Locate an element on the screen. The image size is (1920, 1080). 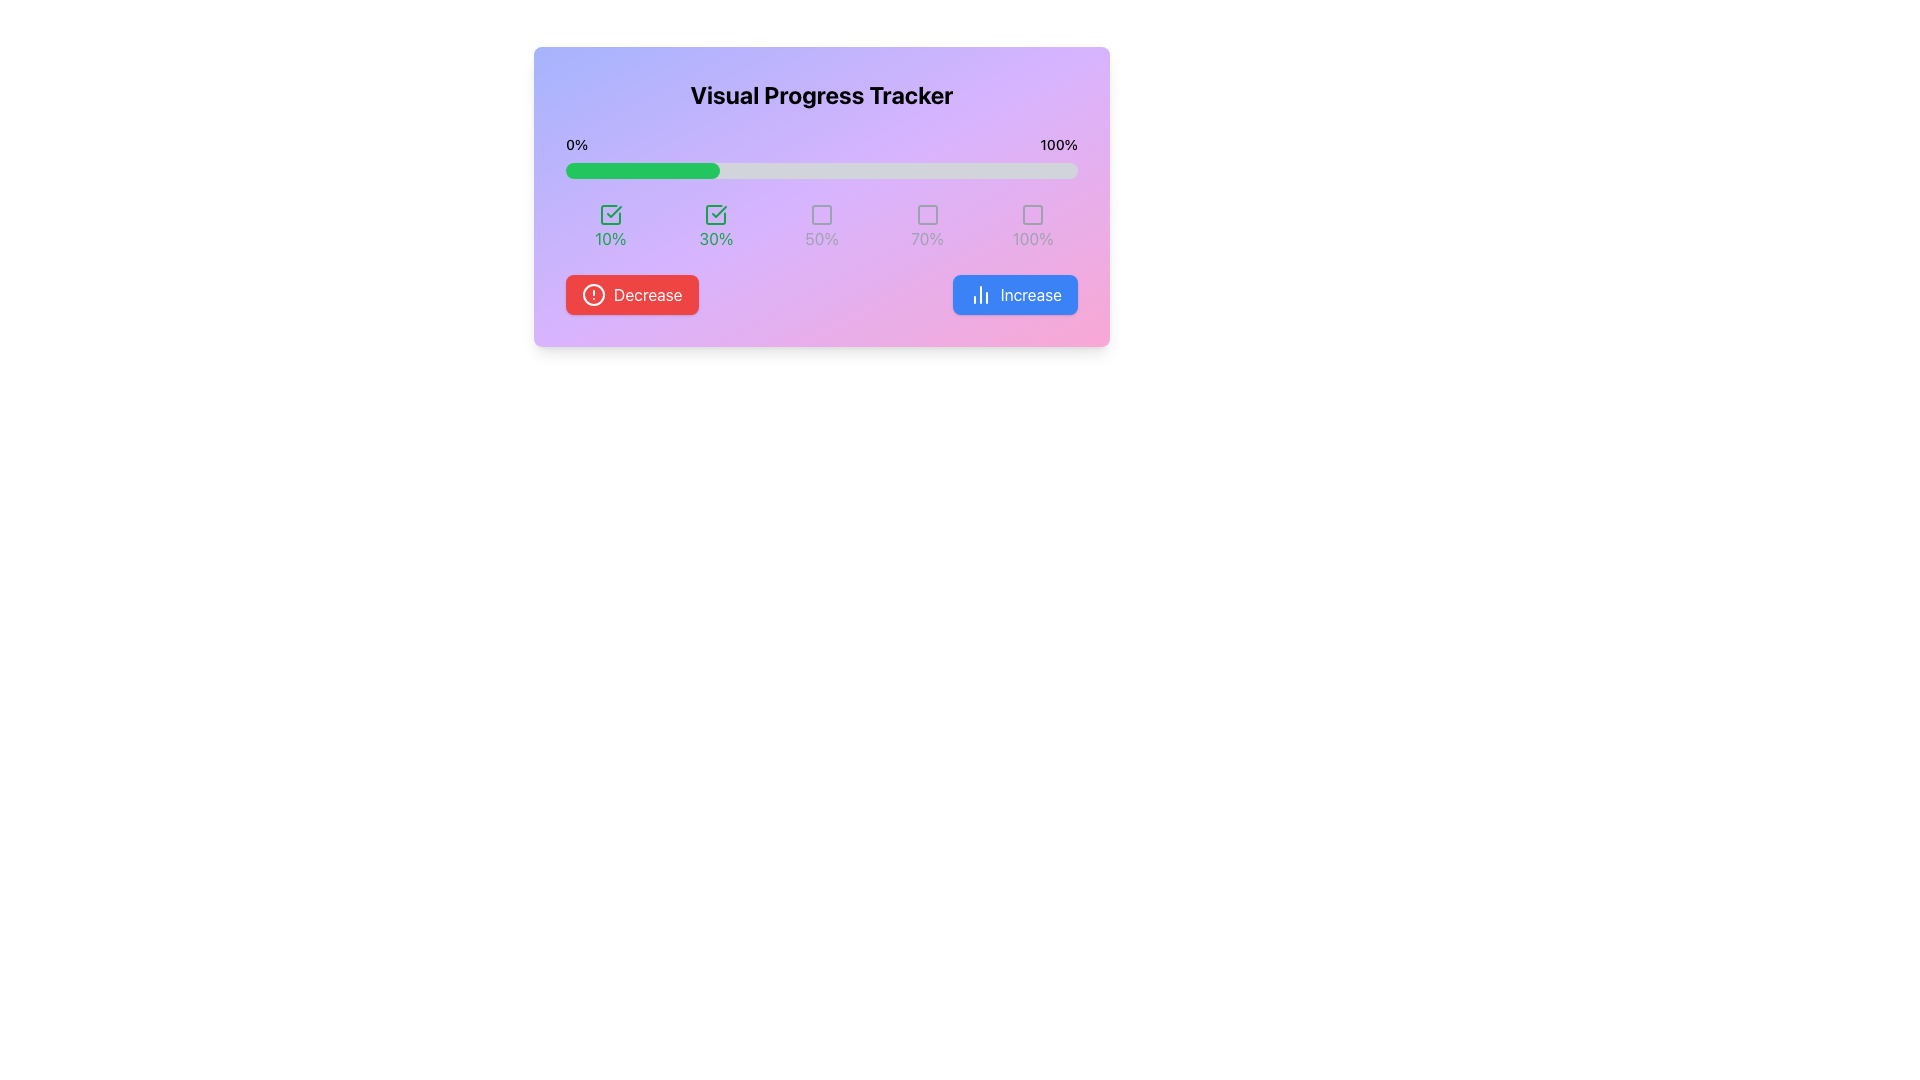
the Label with Icon that indicates 100% completion of the progress tracker, located at the far right of a horizontal grid of percentage indicators is located at coordinates (1033, 226).